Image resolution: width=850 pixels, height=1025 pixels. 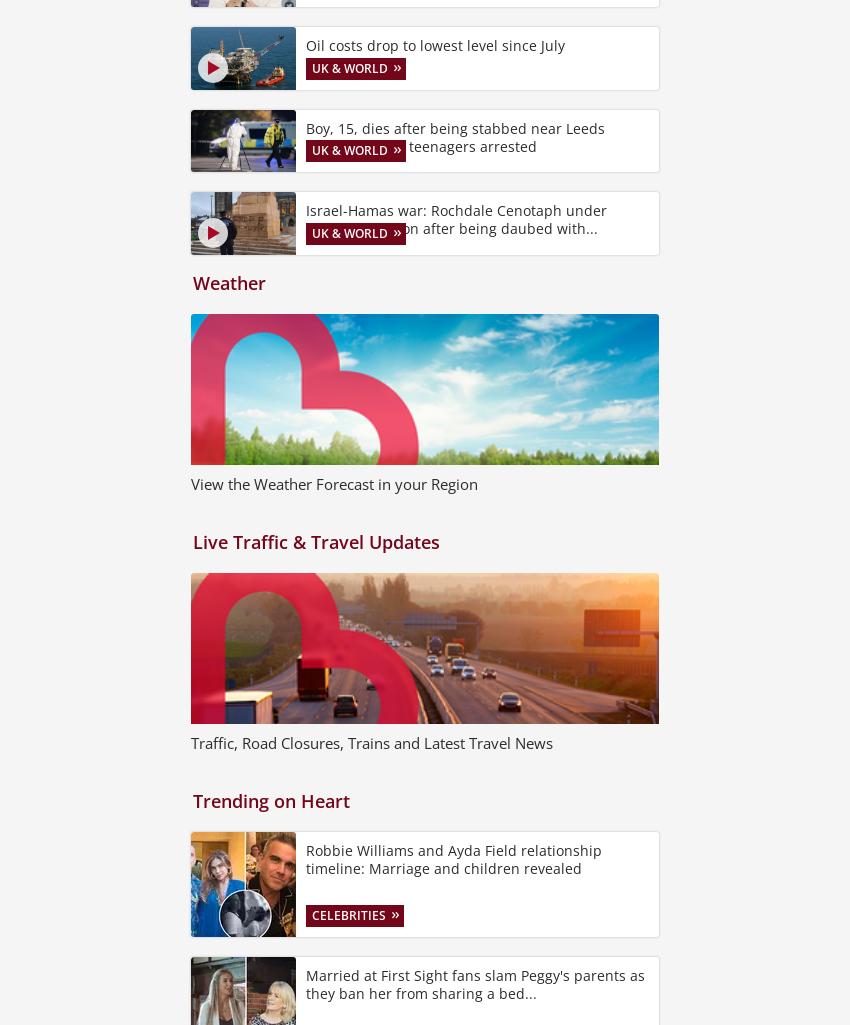 I want to click on 'Celebrities', so click(x=312, y=914).